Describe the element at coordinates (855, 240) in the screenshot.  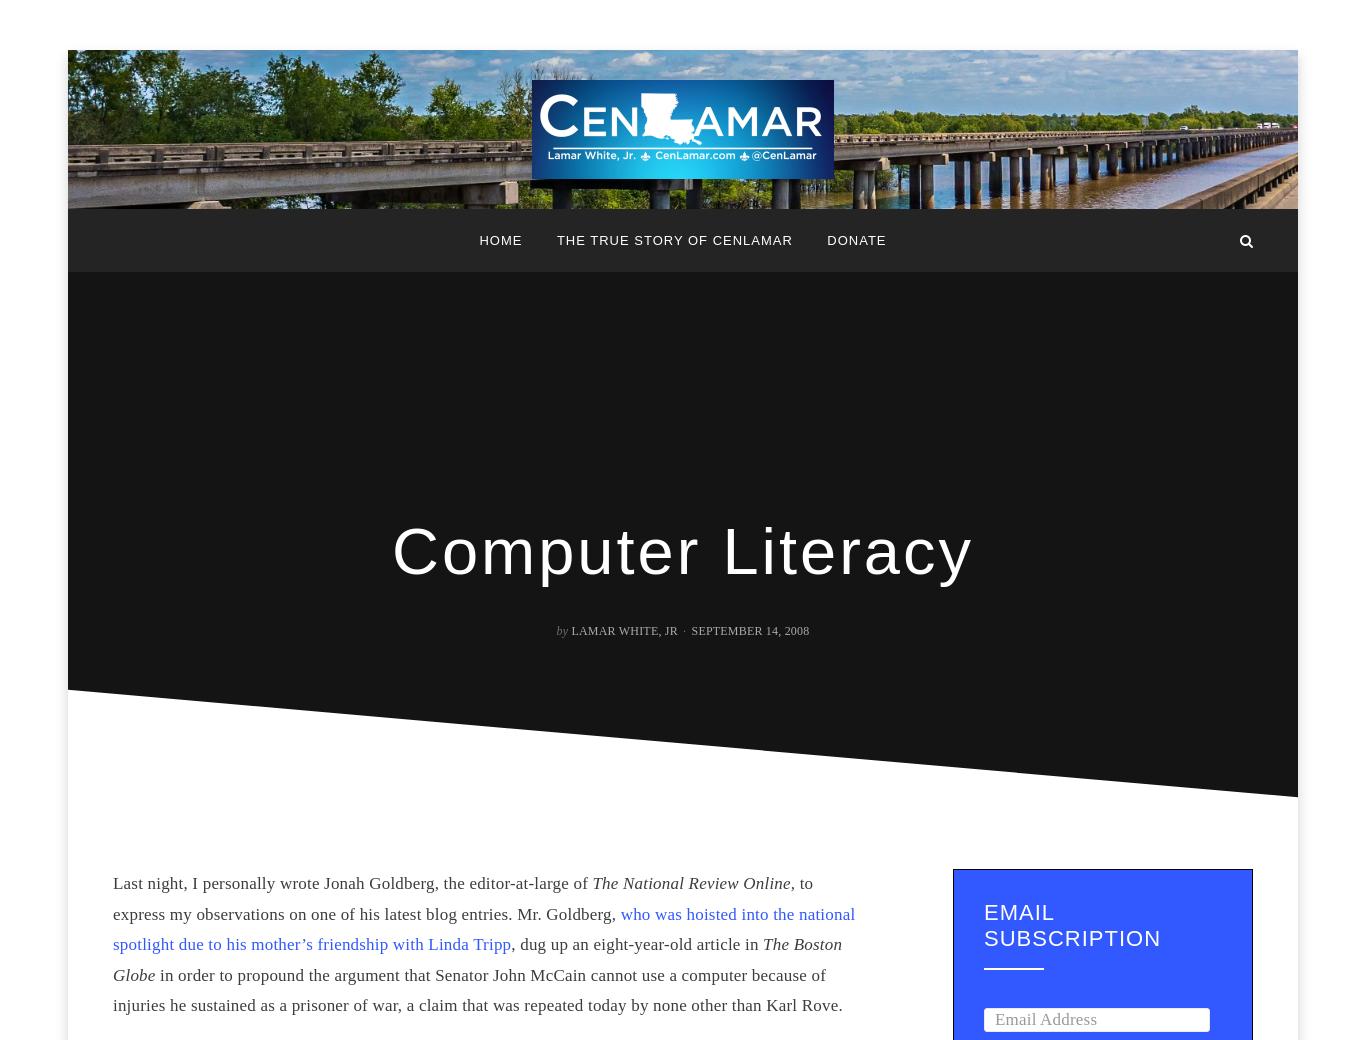
I see `'Donate'` at that location.